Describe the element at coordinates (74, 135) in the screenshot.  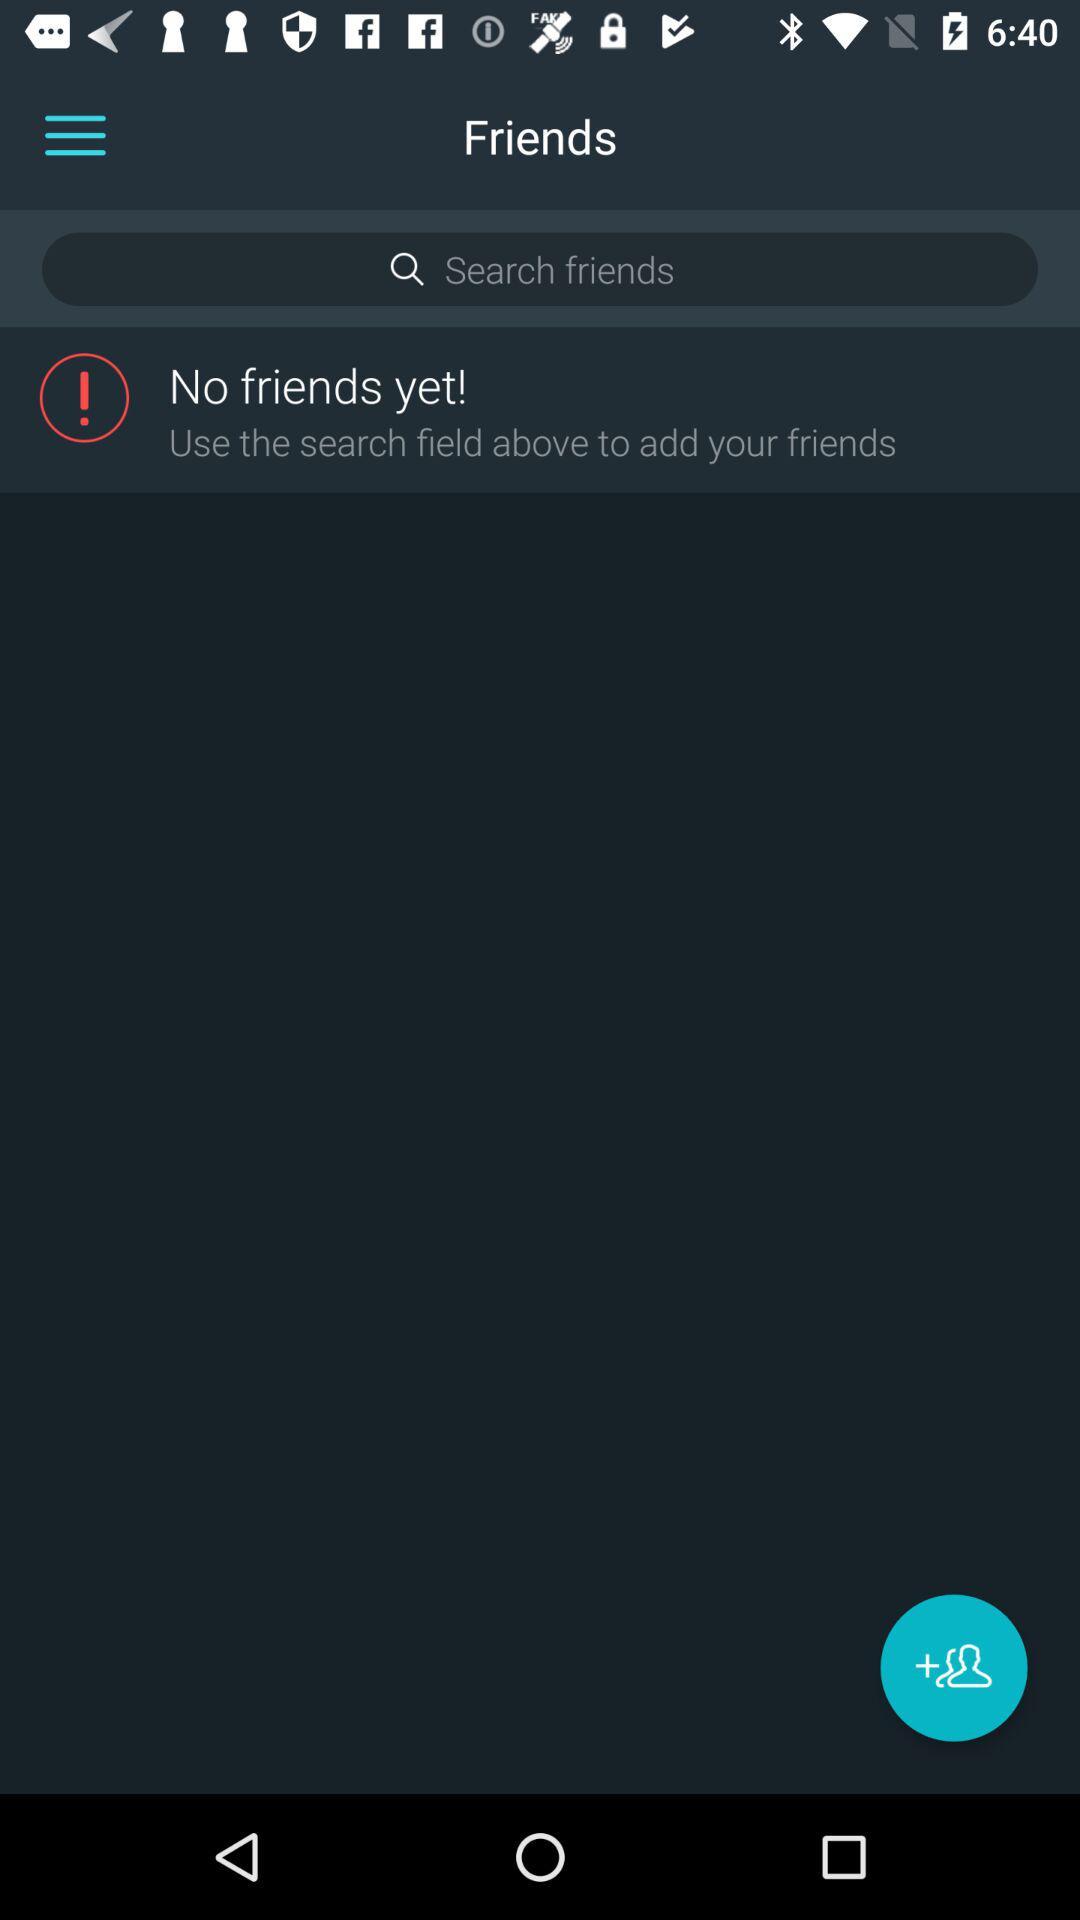
I see `menu option` at that location.